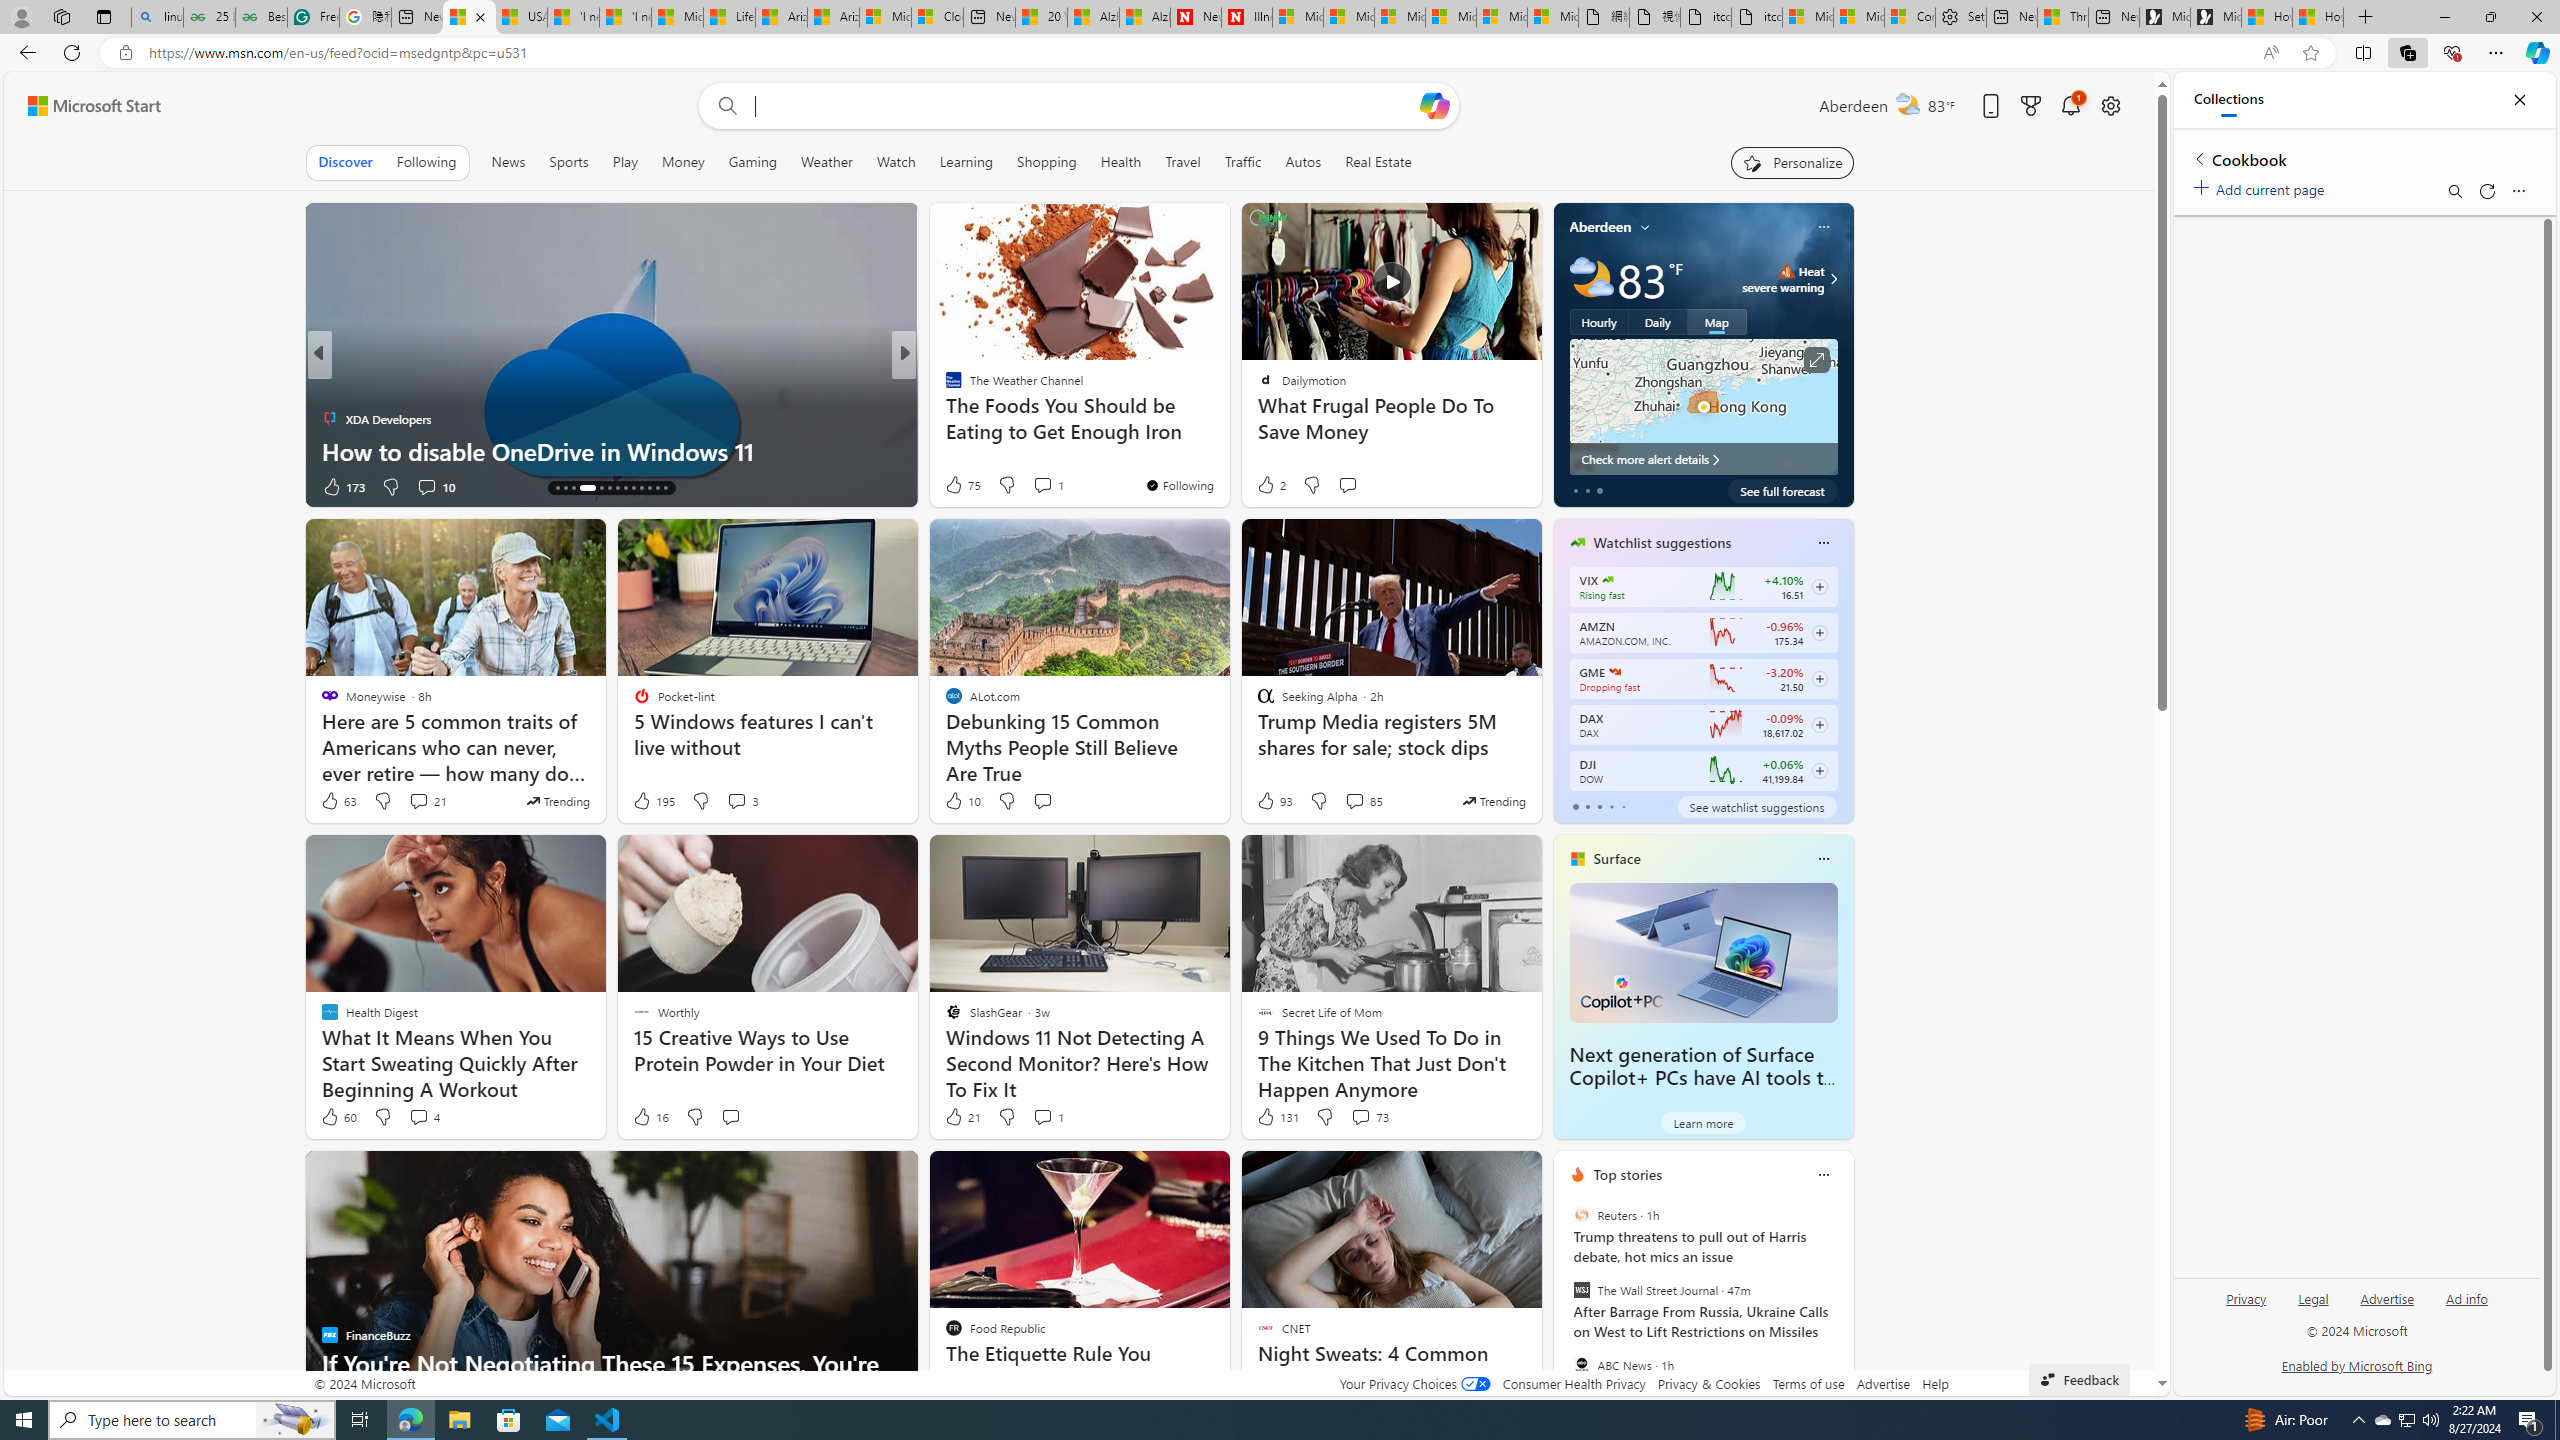 Image resolution: width=2560 pixels, height=1440 pixels. I want to click on 'The Wall Street Journal', so click(1579, 1290).